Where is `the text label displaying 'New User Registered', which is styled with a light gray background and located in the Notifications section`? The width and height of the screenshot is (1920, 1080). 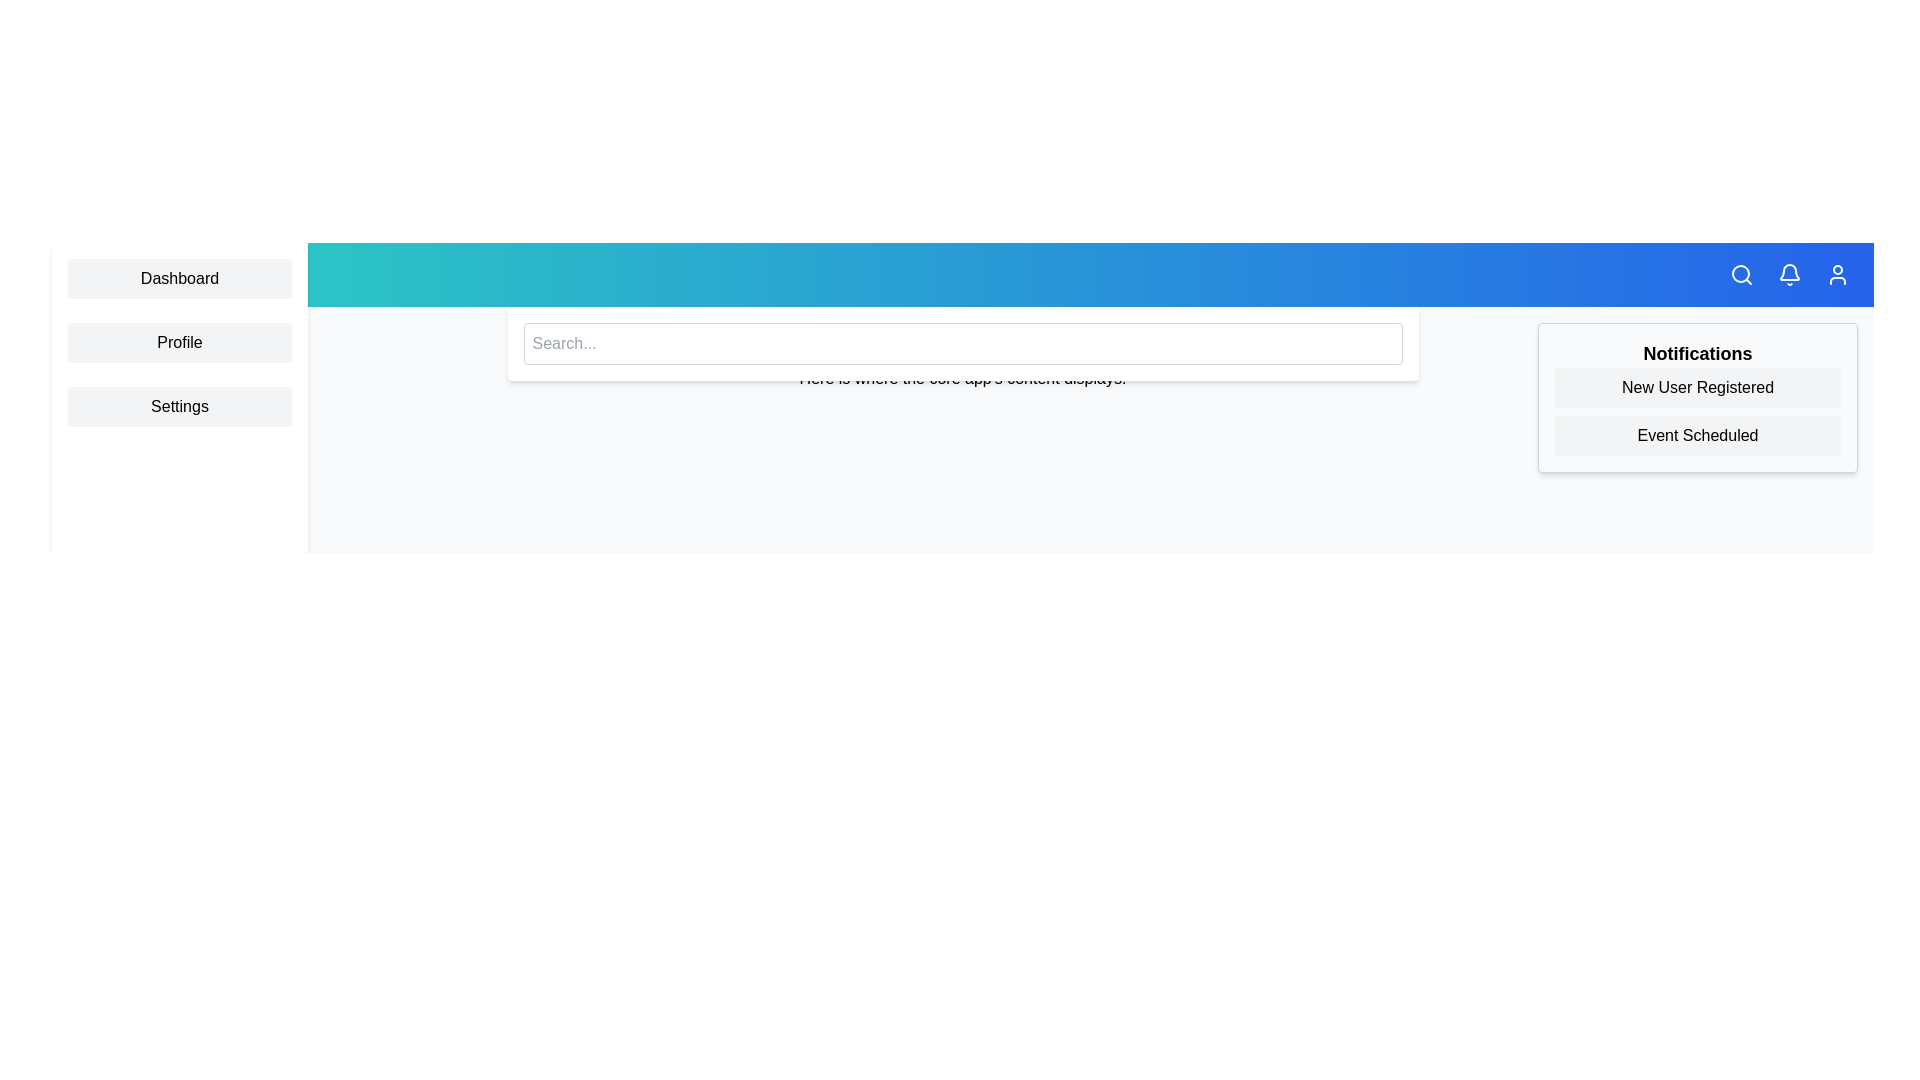 the text label displaying 'New User Registered', which is styled with a light gray background and located in the Notifications section is located at coordinates (1697, 388).